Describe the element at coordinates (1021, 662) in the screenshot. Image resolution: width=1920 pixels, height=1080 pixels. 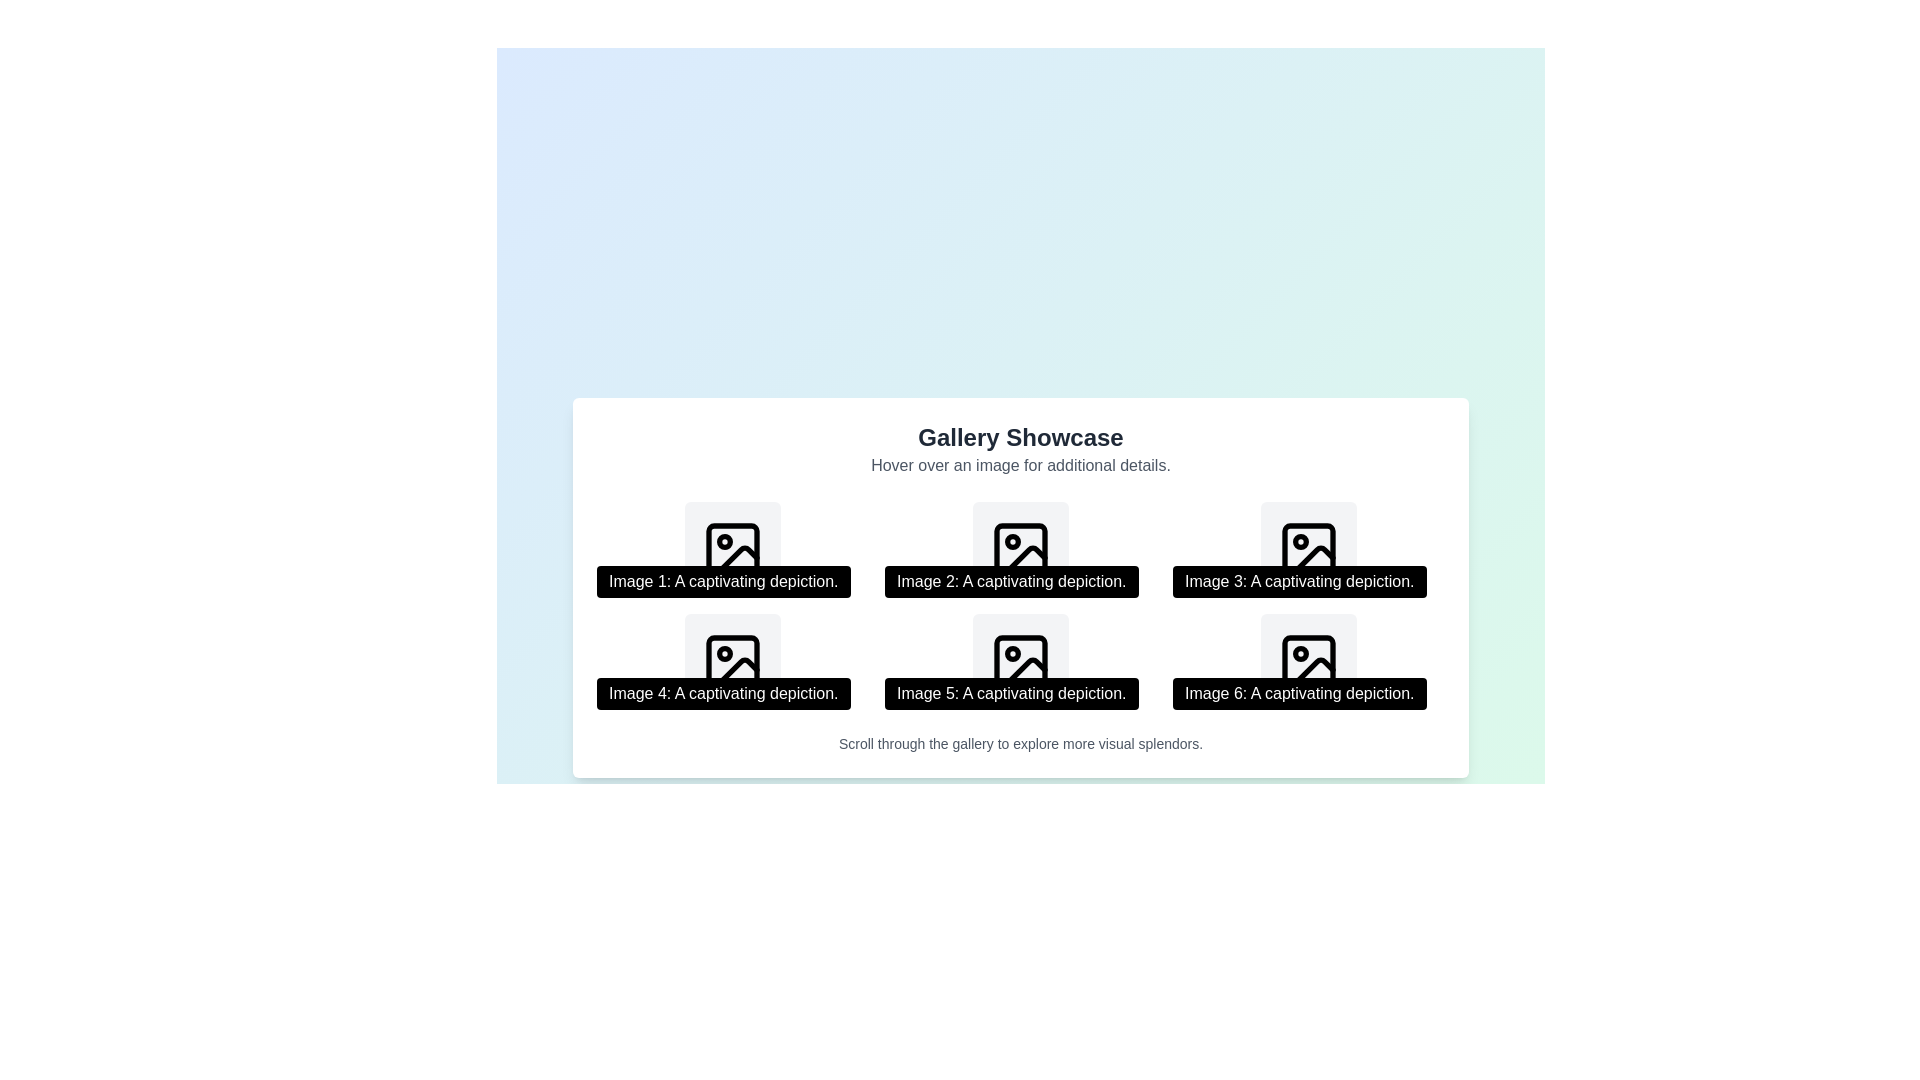
I see `the fifth thumbnail in the gallery interface` at that location.